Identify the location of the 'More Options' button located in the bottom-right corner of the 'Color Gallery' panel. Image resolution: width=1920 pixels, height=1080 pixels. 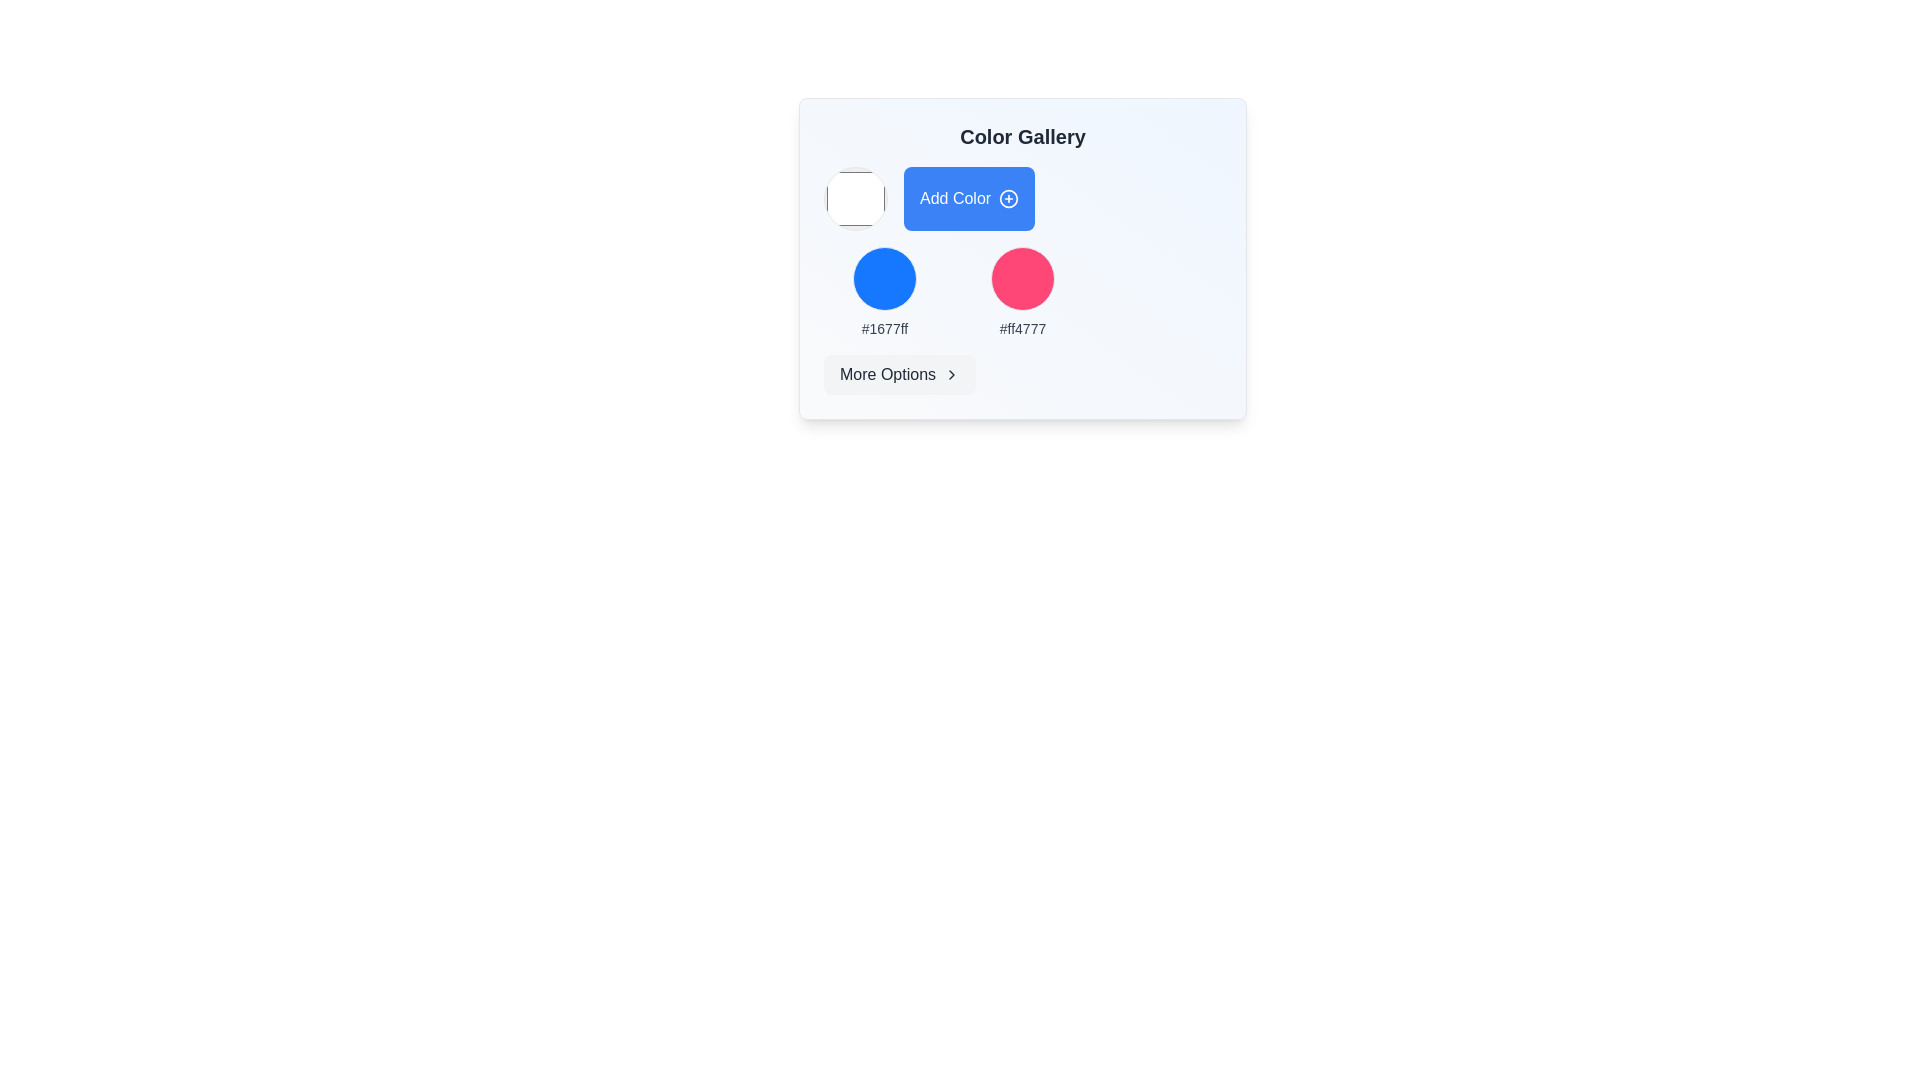
(899, 374).